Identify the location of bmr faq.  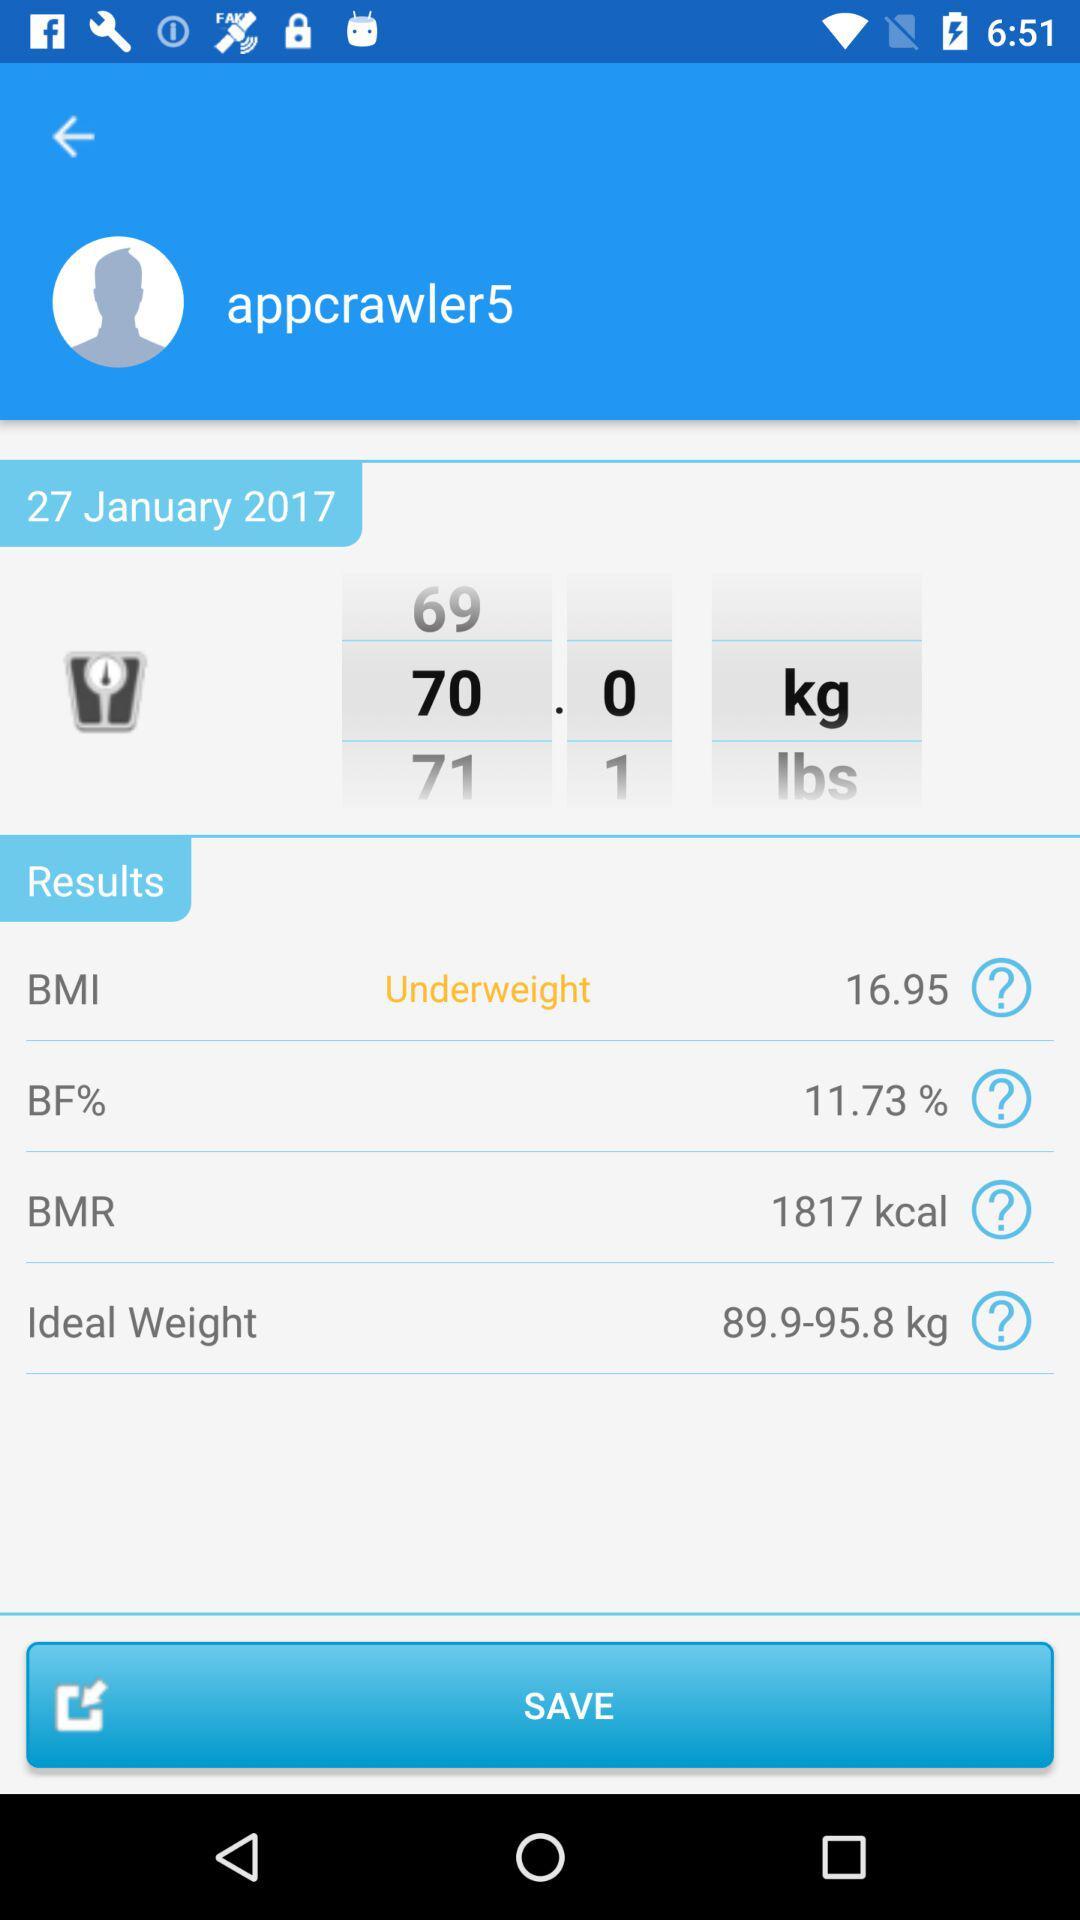
(1001, 1208).